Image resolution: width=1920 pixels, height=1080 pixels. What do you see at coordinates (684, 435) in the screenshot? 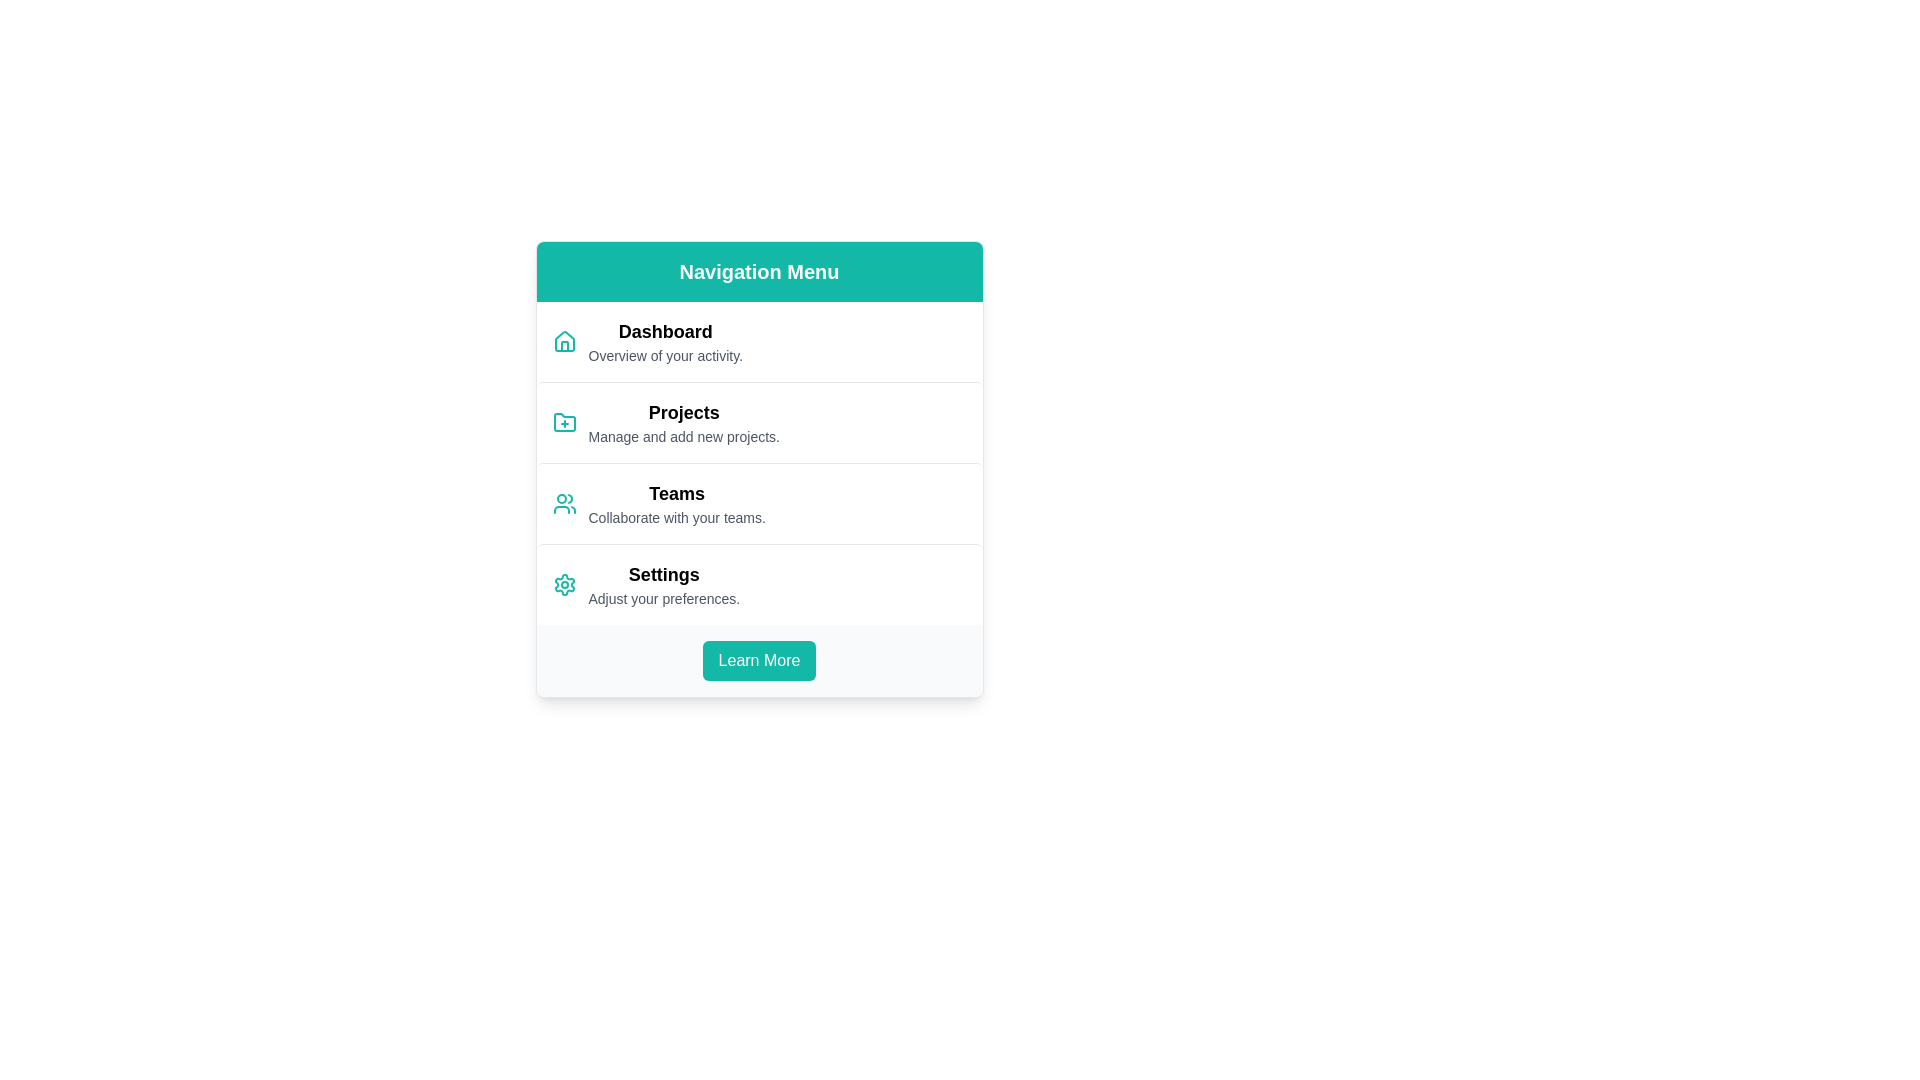
I see `the description text located under the 'Projects' title in the navigation menu, which clarifies the purpose of the section` at bounding box center [684, 435].